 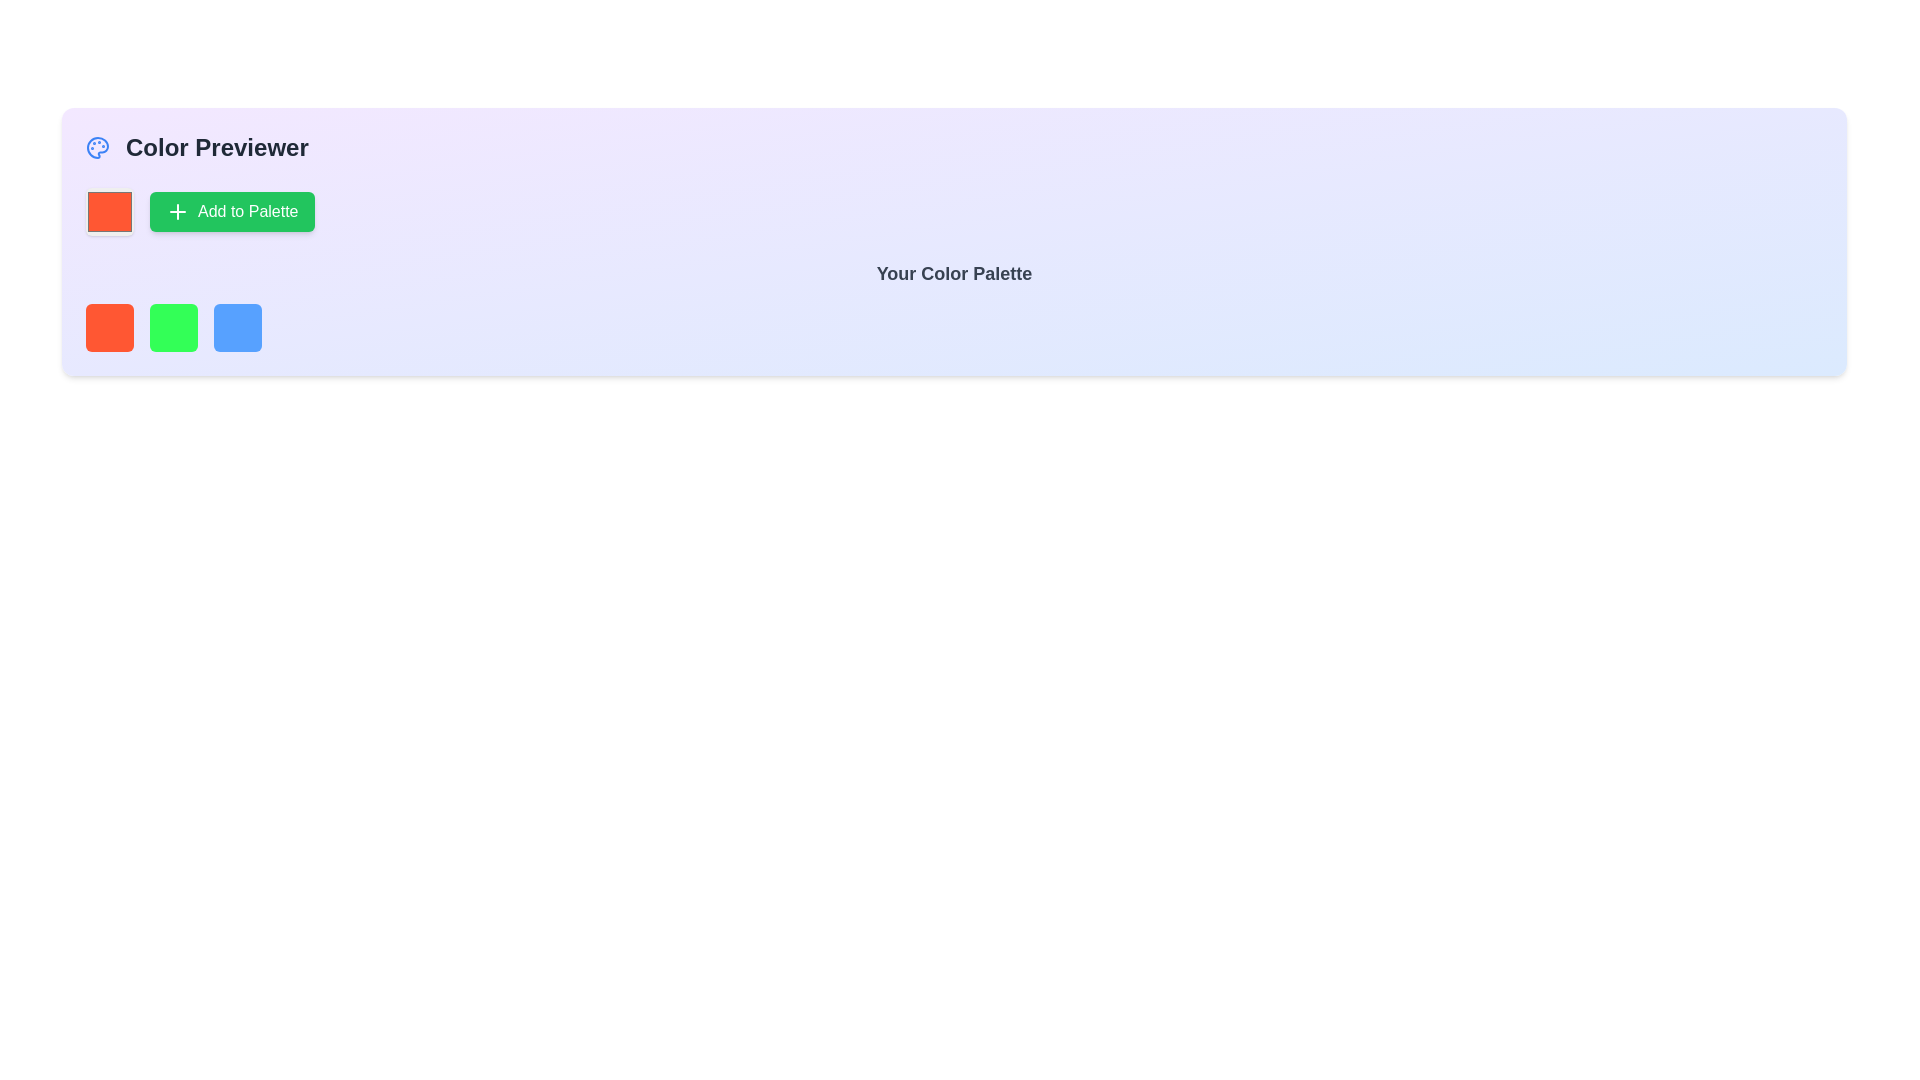 I want to click on the green '+' icon located on the left side of the 'Add, so click(x=177, y=212).